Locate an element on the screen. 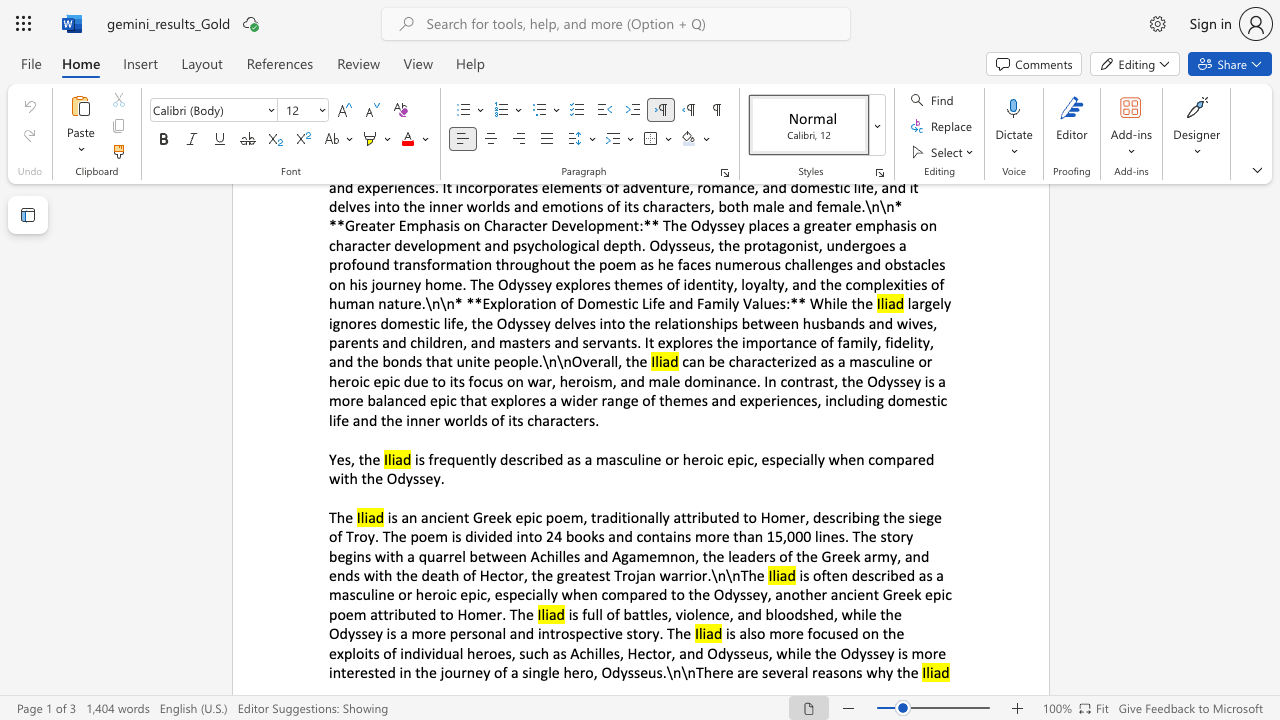 Image resolution: width=1280 pixels, height=720 pixels. the subset text "pic, especial" within the text "is frequently described as a masculine or heroic epic, especially when compared with the Odyssey." is located at coordinates (734, 458).